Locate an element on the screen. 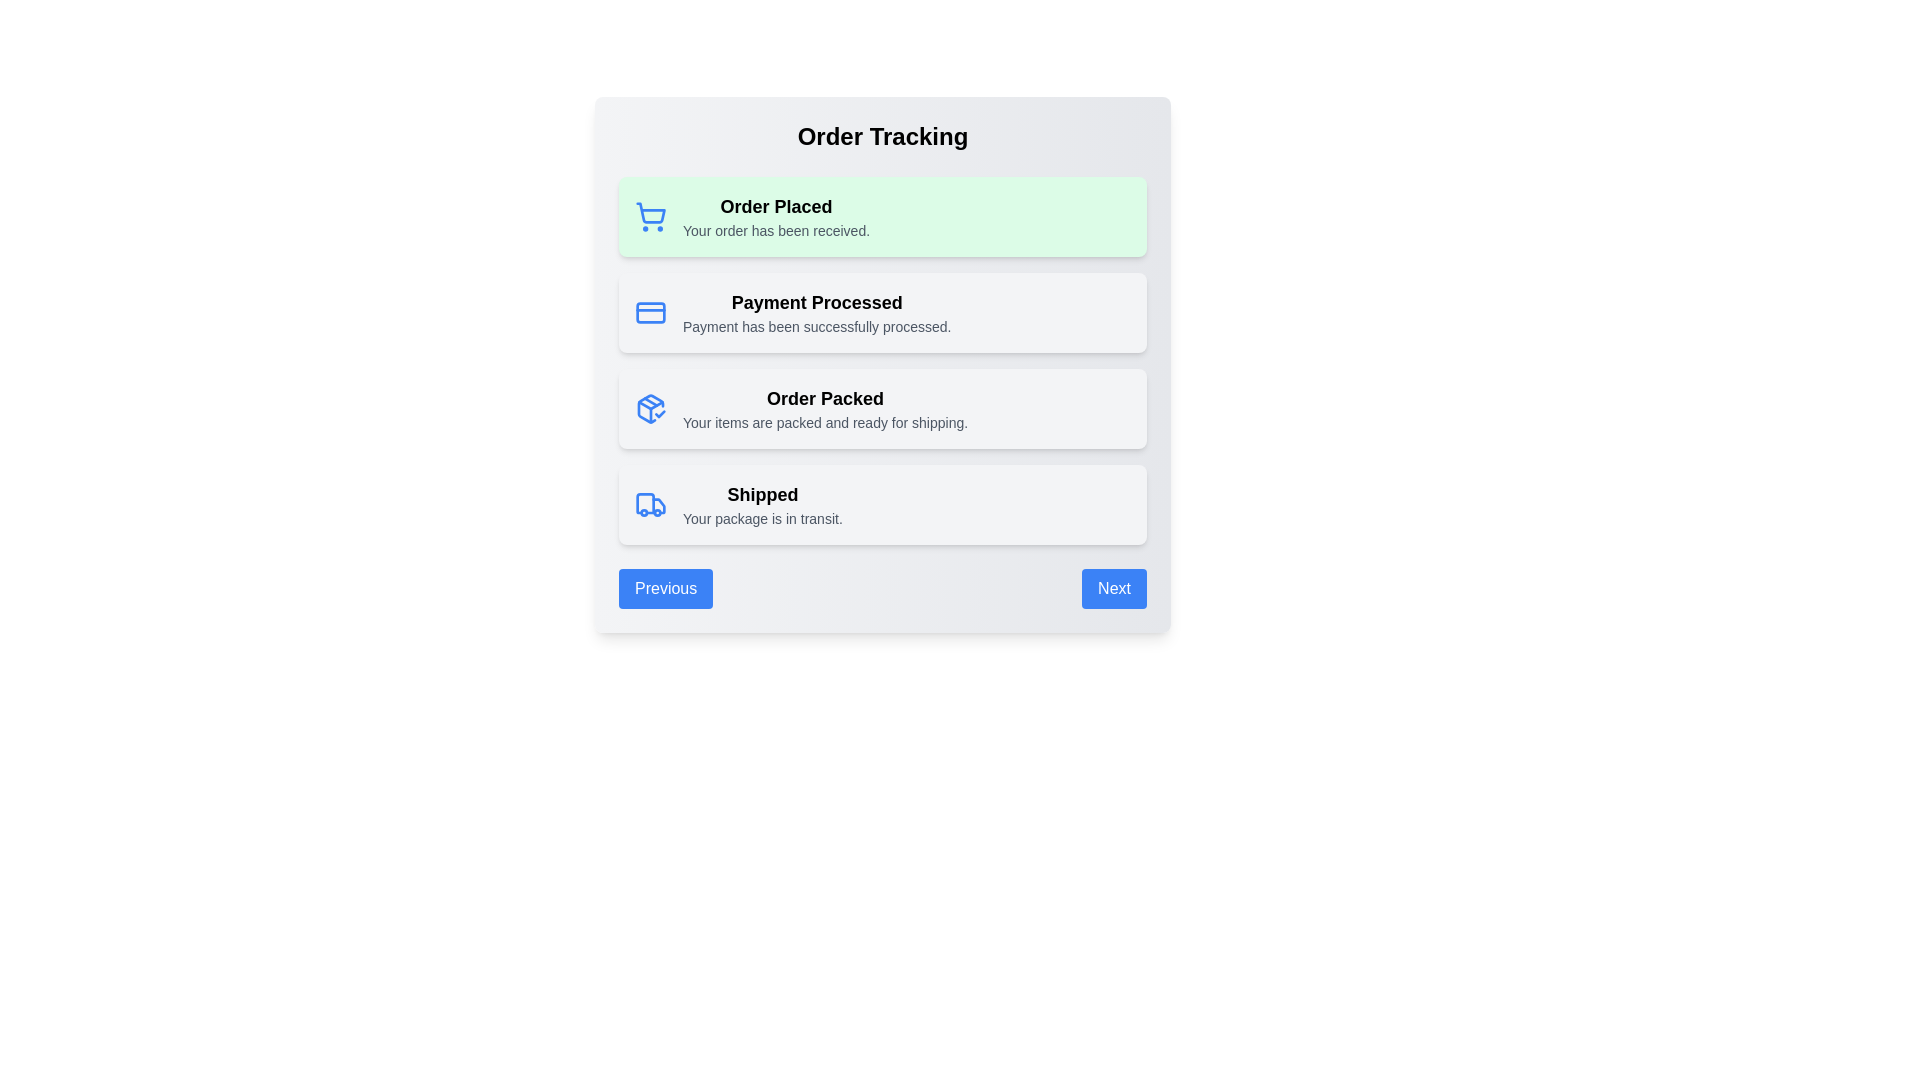 Image resolution: width=1920 pixels, height=1080 pixels. text 'Payment Processed' displayed in a bold, large font within the white rounded rectangle card layout, located on the second card in the order tracking section is located at coordinates (817, 303).